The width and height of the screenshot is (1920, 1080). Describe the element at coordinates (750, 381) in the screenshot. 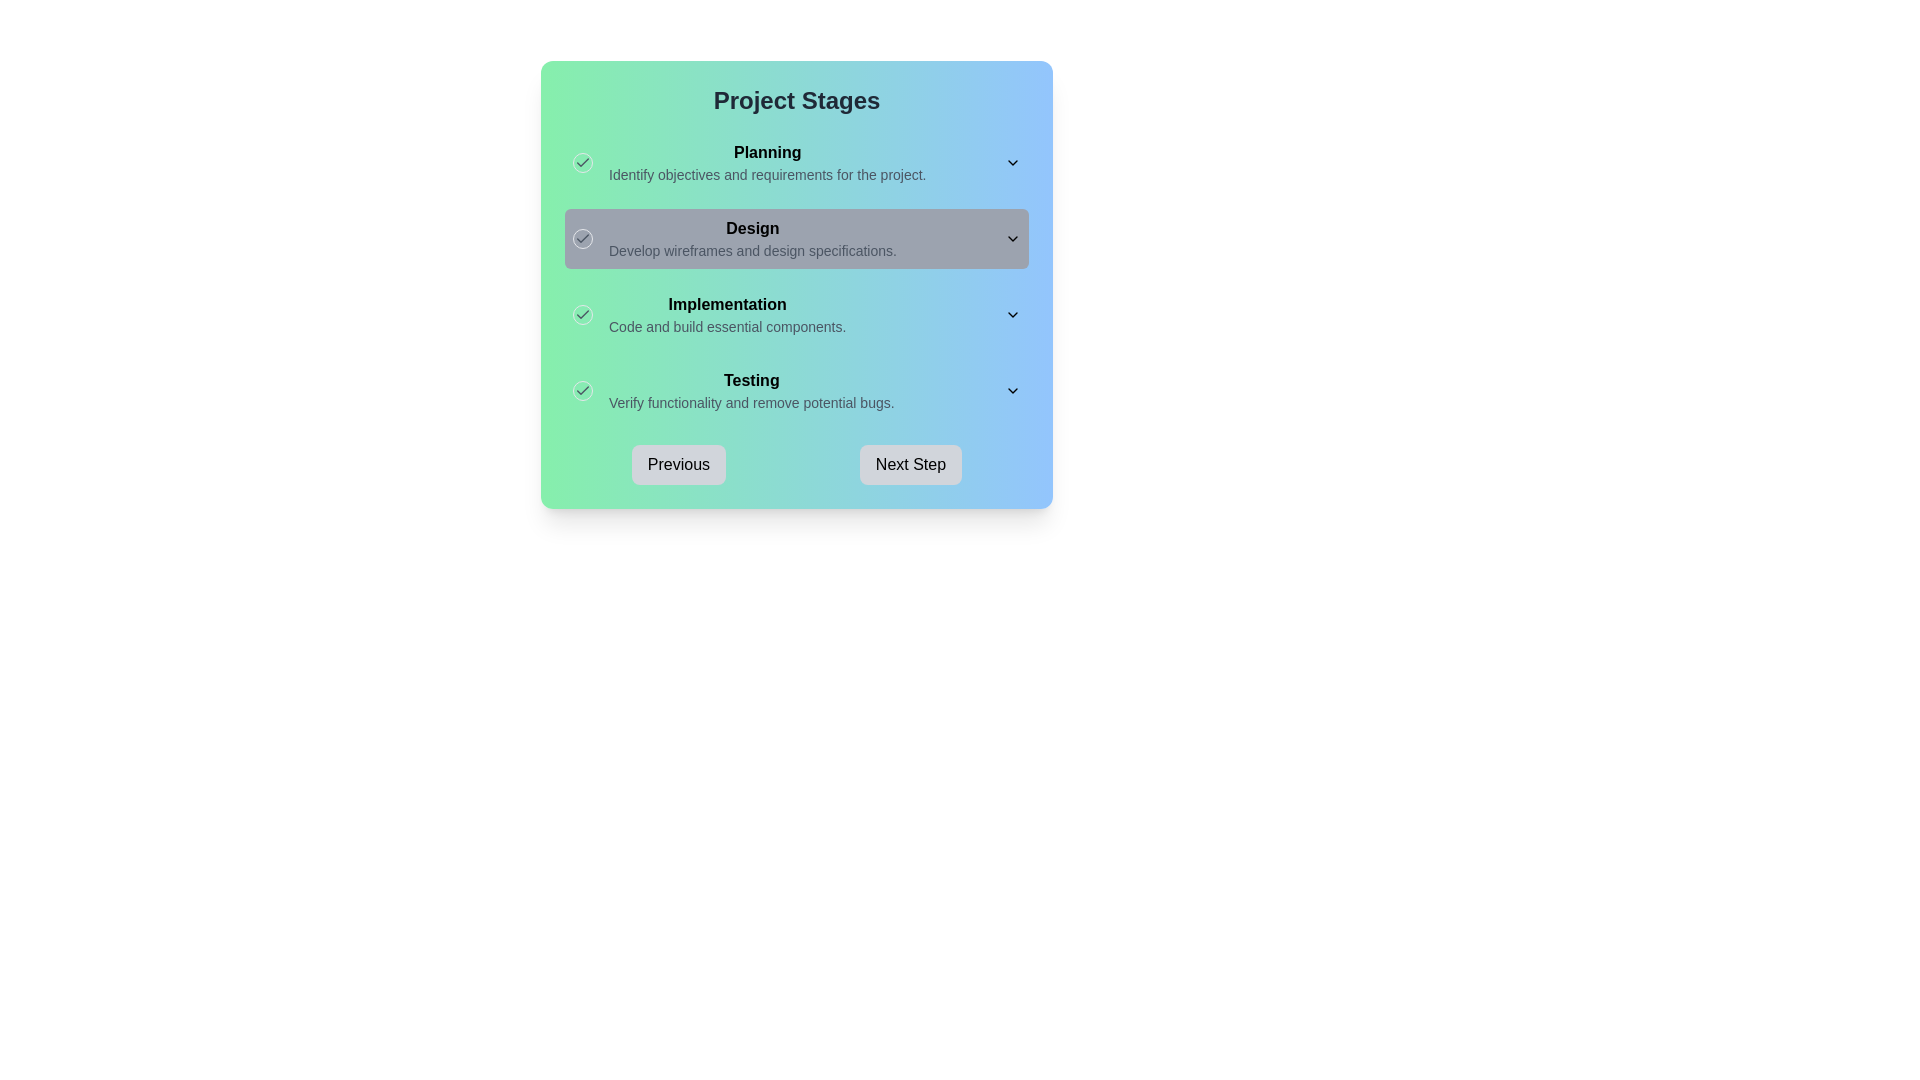

I see `the Static text label indicating the current stage in the 'Testing' section, which is positioned above the descriptive text` at that location.